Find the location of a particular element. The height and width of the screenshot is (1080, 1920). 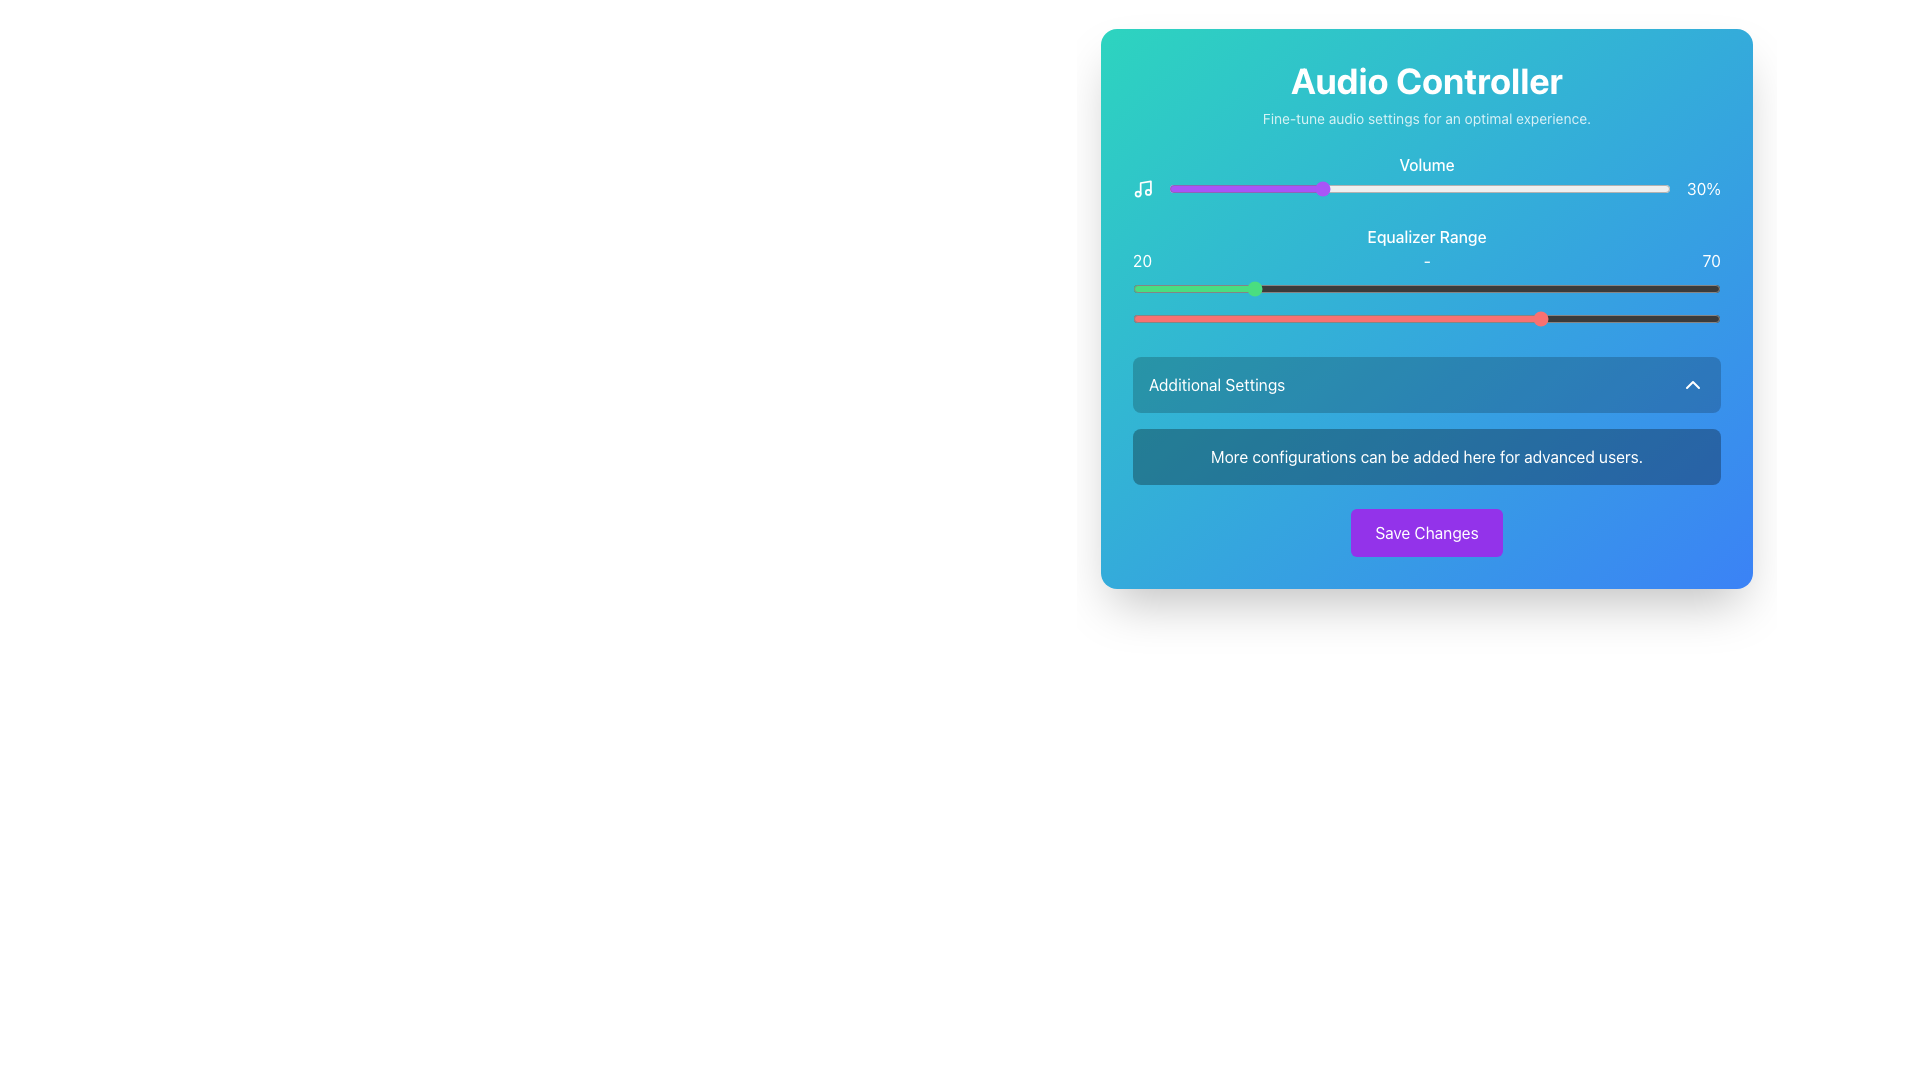

the musical note icon with a white outline on a gradient teal-blue background, located in the top-left corner of the 'Audio Controller' UI panel is located at coordinates (1143, 189).